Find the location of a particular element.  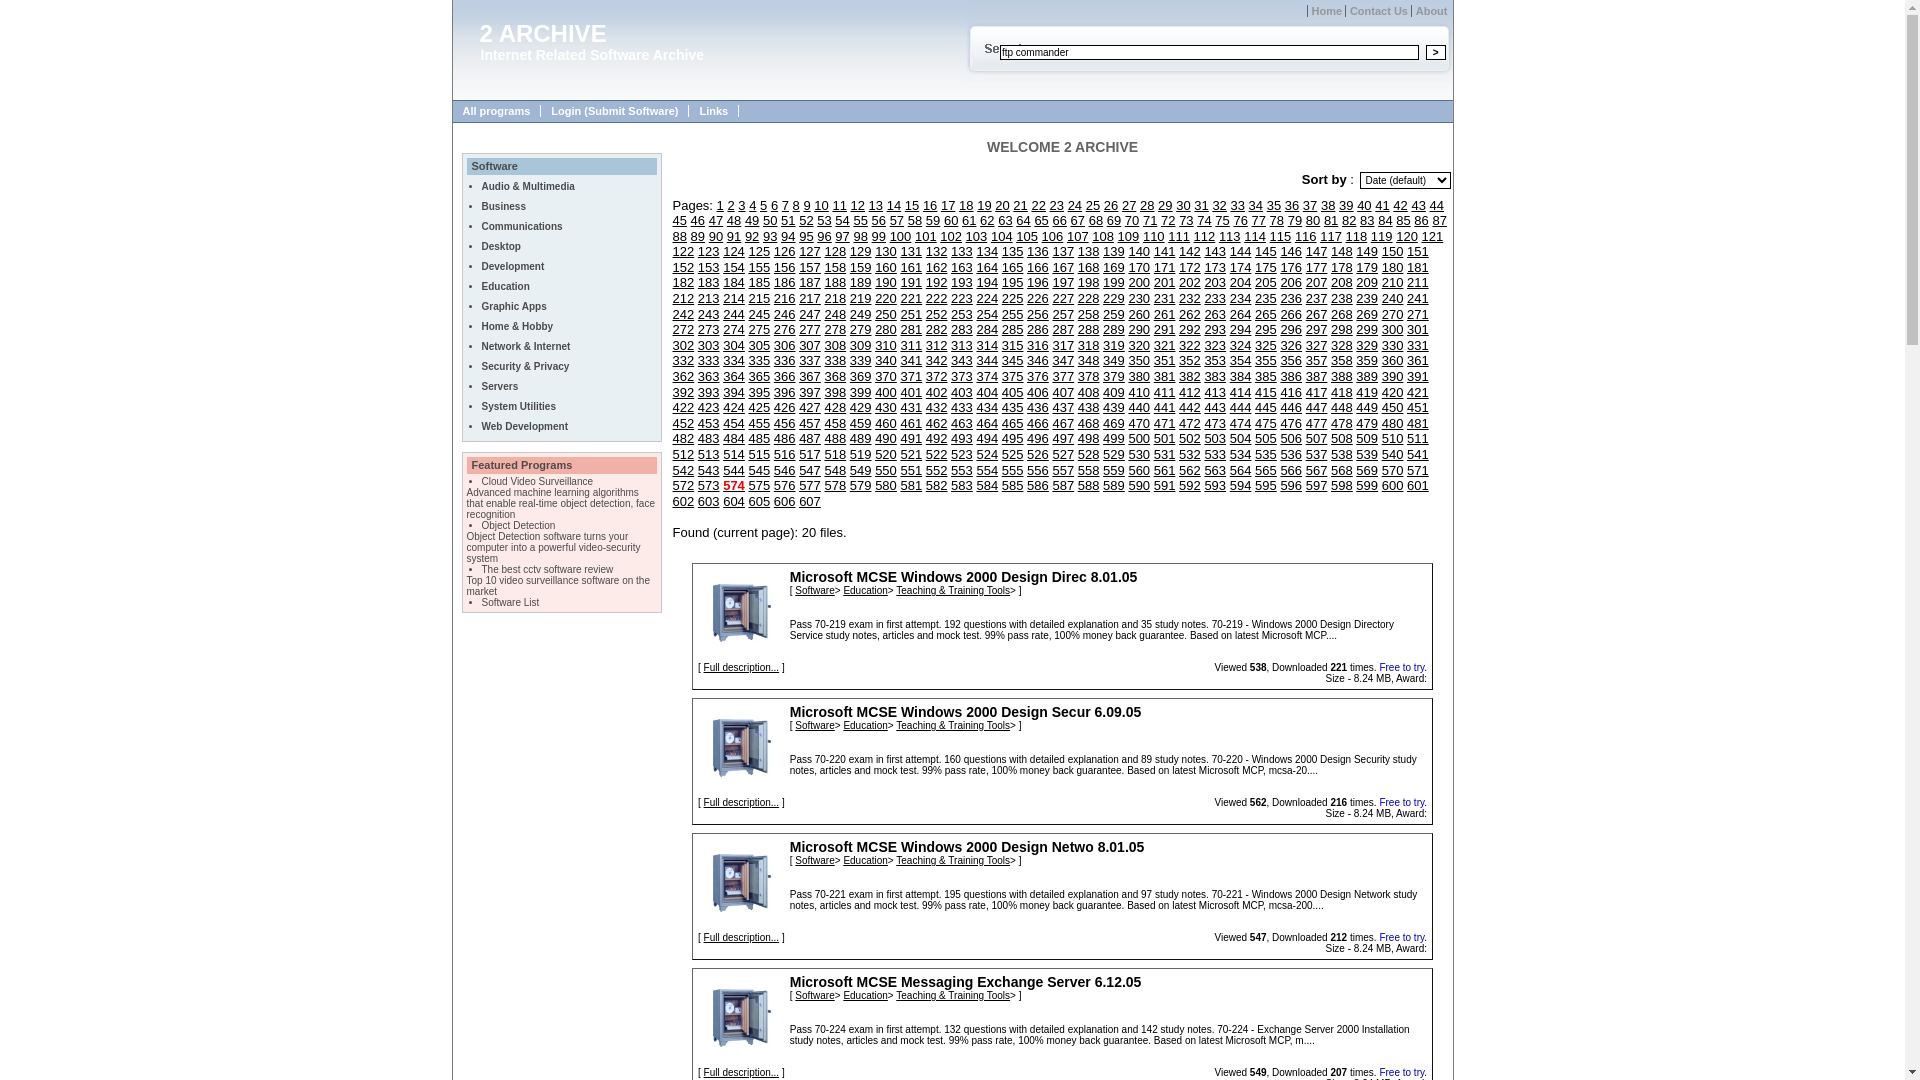

'404' is located at coordinates (975, 392).